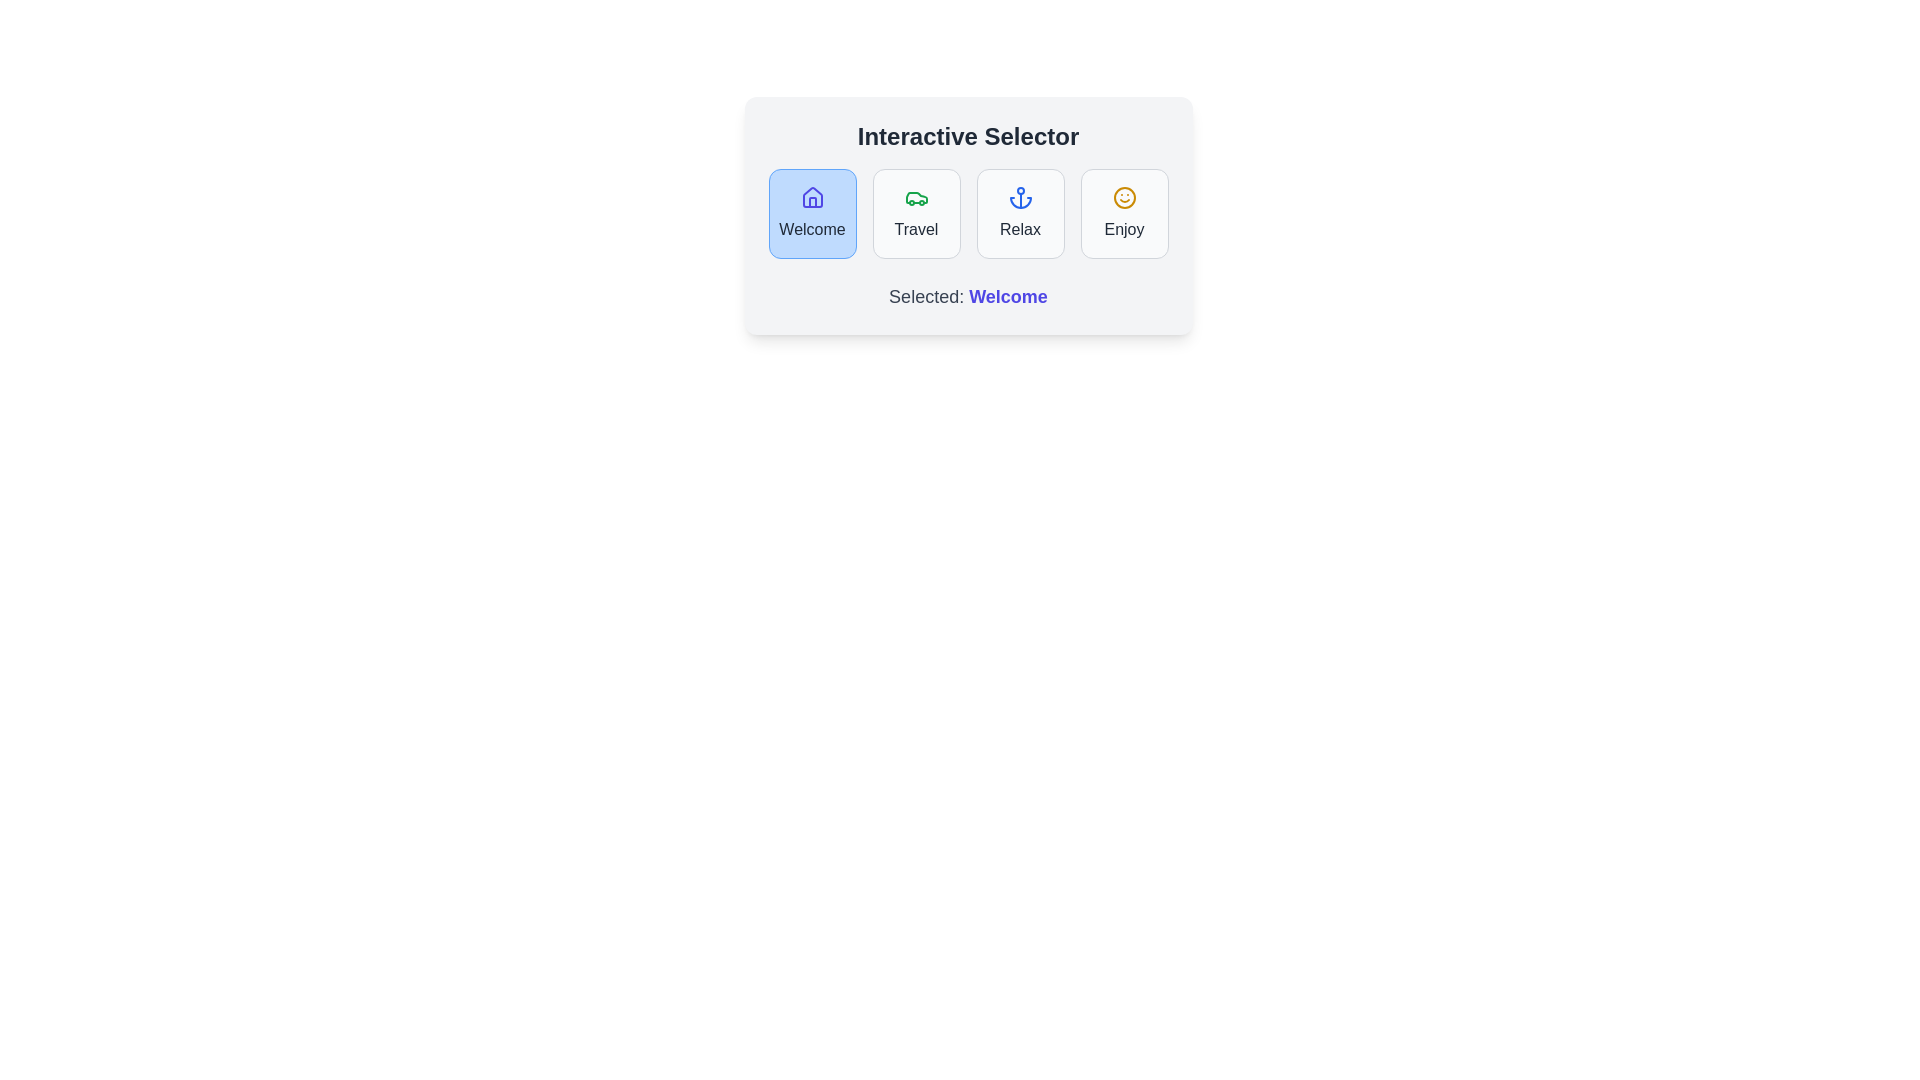 This screenshot has height=1080, width=1920. I want to click on the yellow smiley face icon located in the fourth selectable box from the left under the 'Interactive Selector' labeled 'Enjoy', so click(1124, 197).